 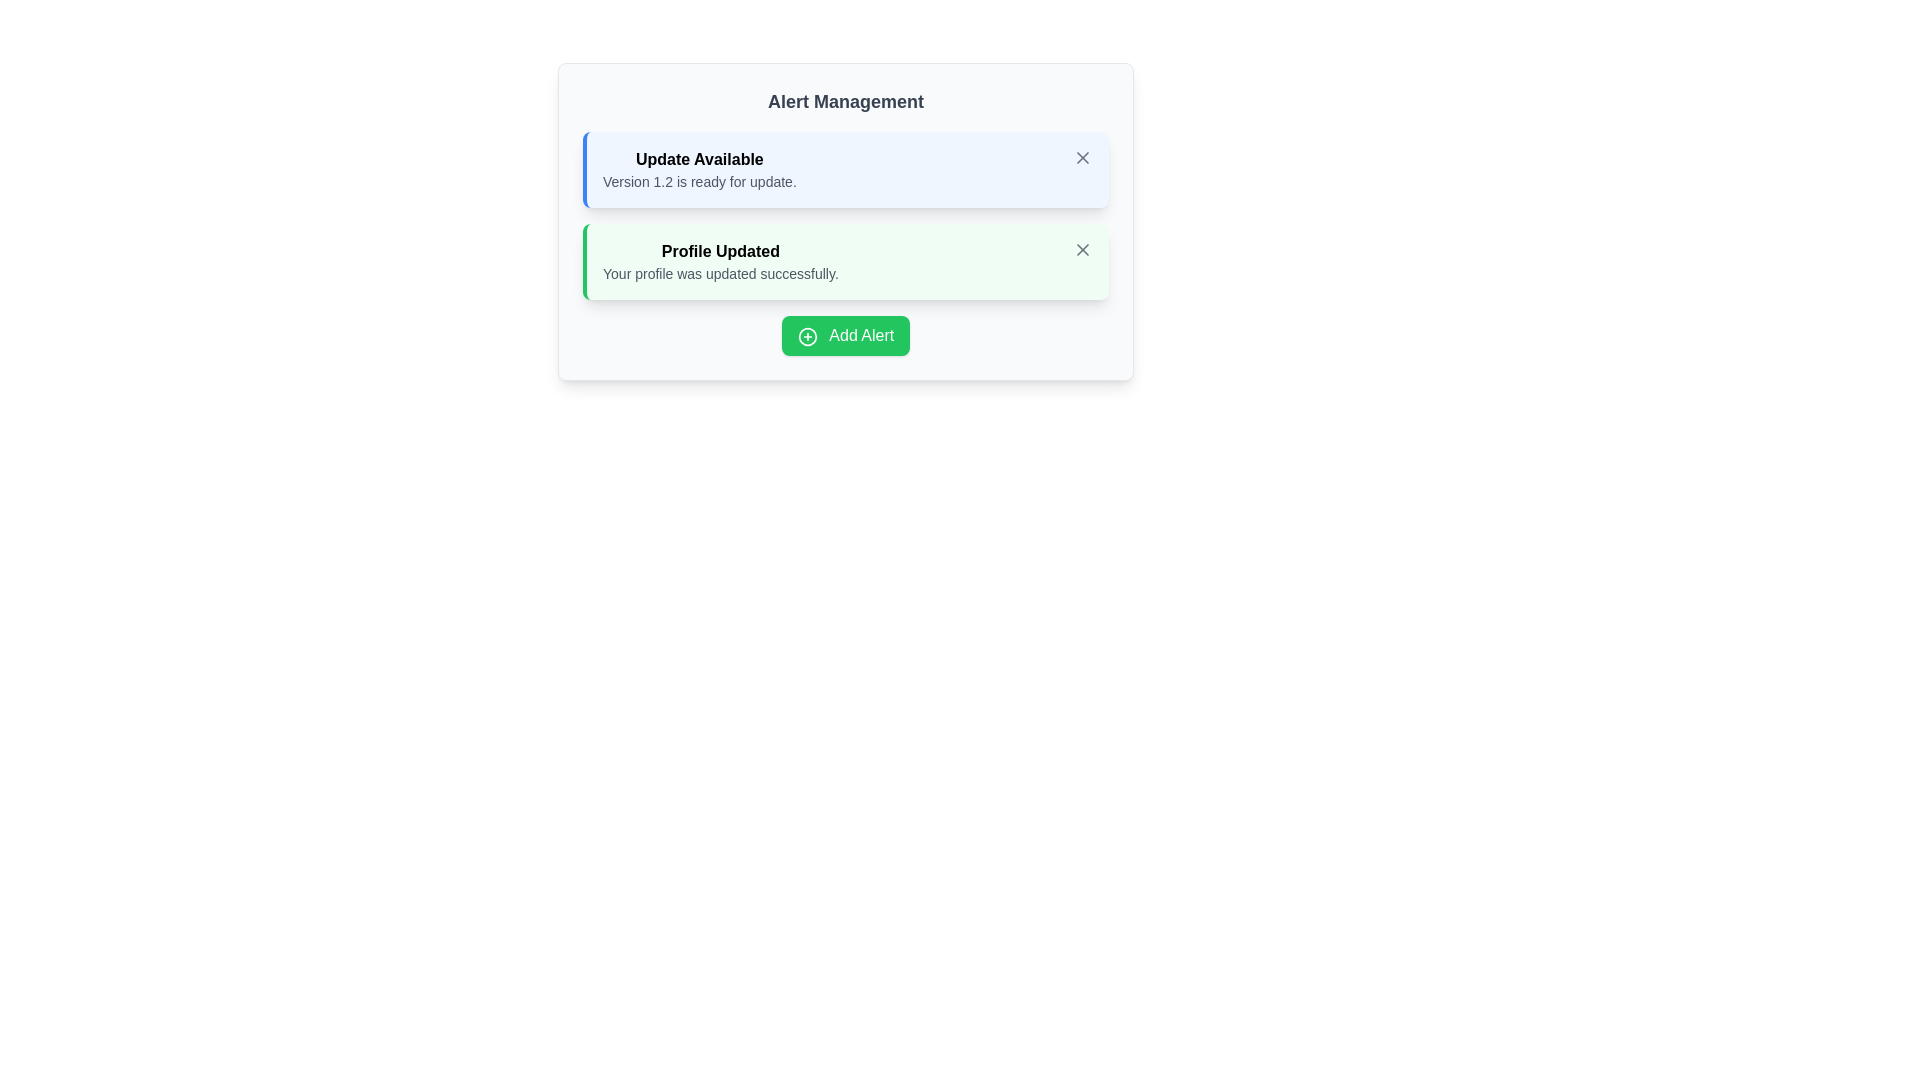 What do you see at coordinates (699, 158) in the screenshot?
I see `the Text Label that serves as a title for the alert message in the top alert box of the 'Alert Management' area` at bounding box center [699, 158].